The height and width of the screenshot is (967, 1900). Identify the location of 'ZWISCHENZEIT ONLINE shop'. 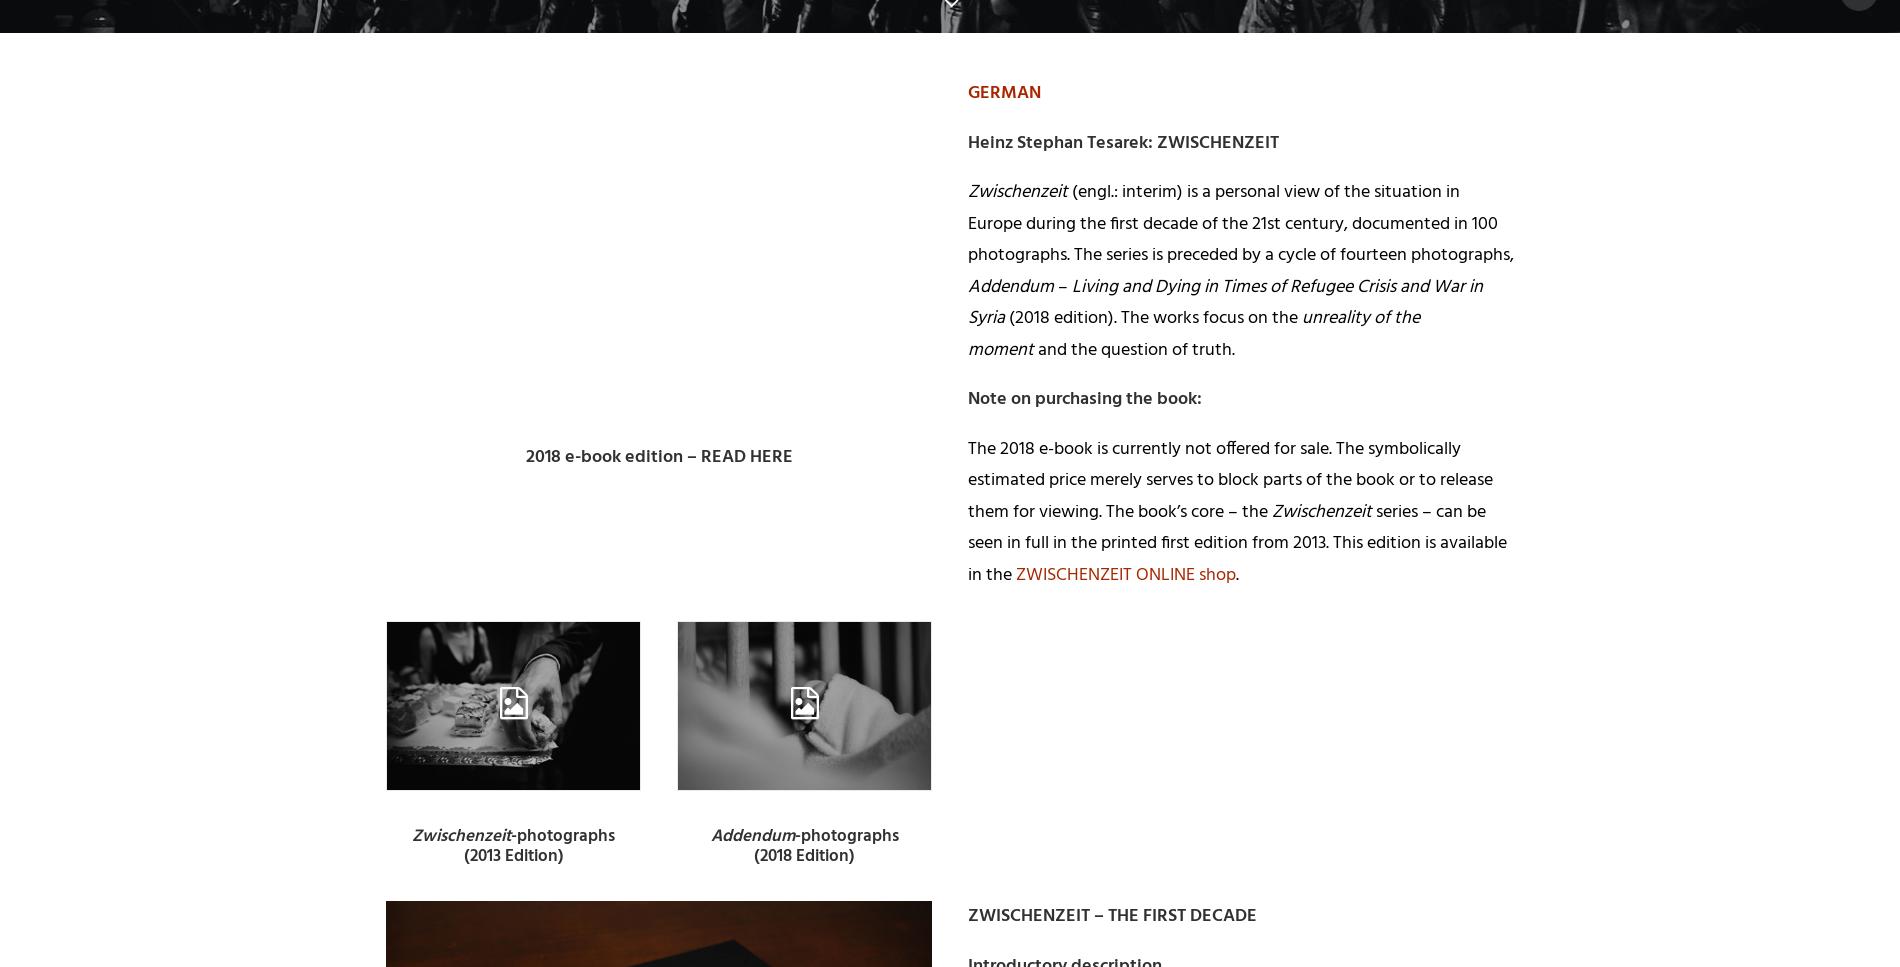
(1125, 573).